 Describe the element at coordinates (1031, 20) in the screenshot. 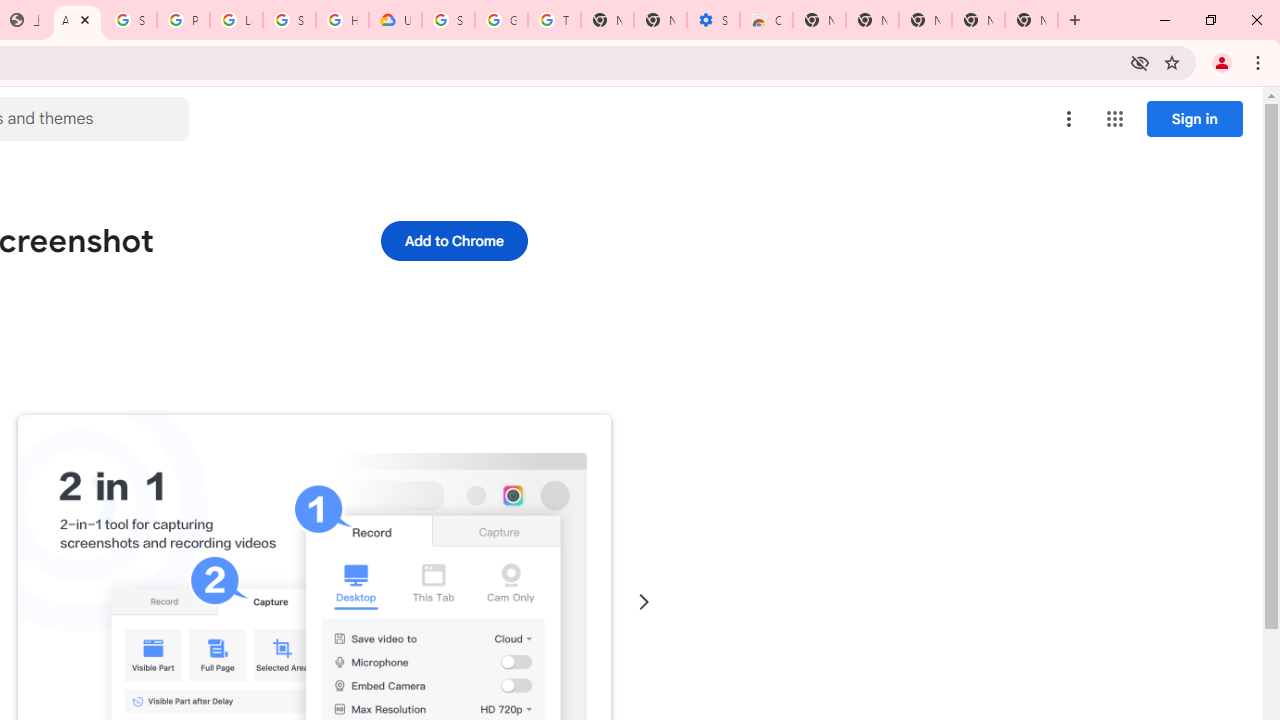

I see `'New Tab'` at that location.